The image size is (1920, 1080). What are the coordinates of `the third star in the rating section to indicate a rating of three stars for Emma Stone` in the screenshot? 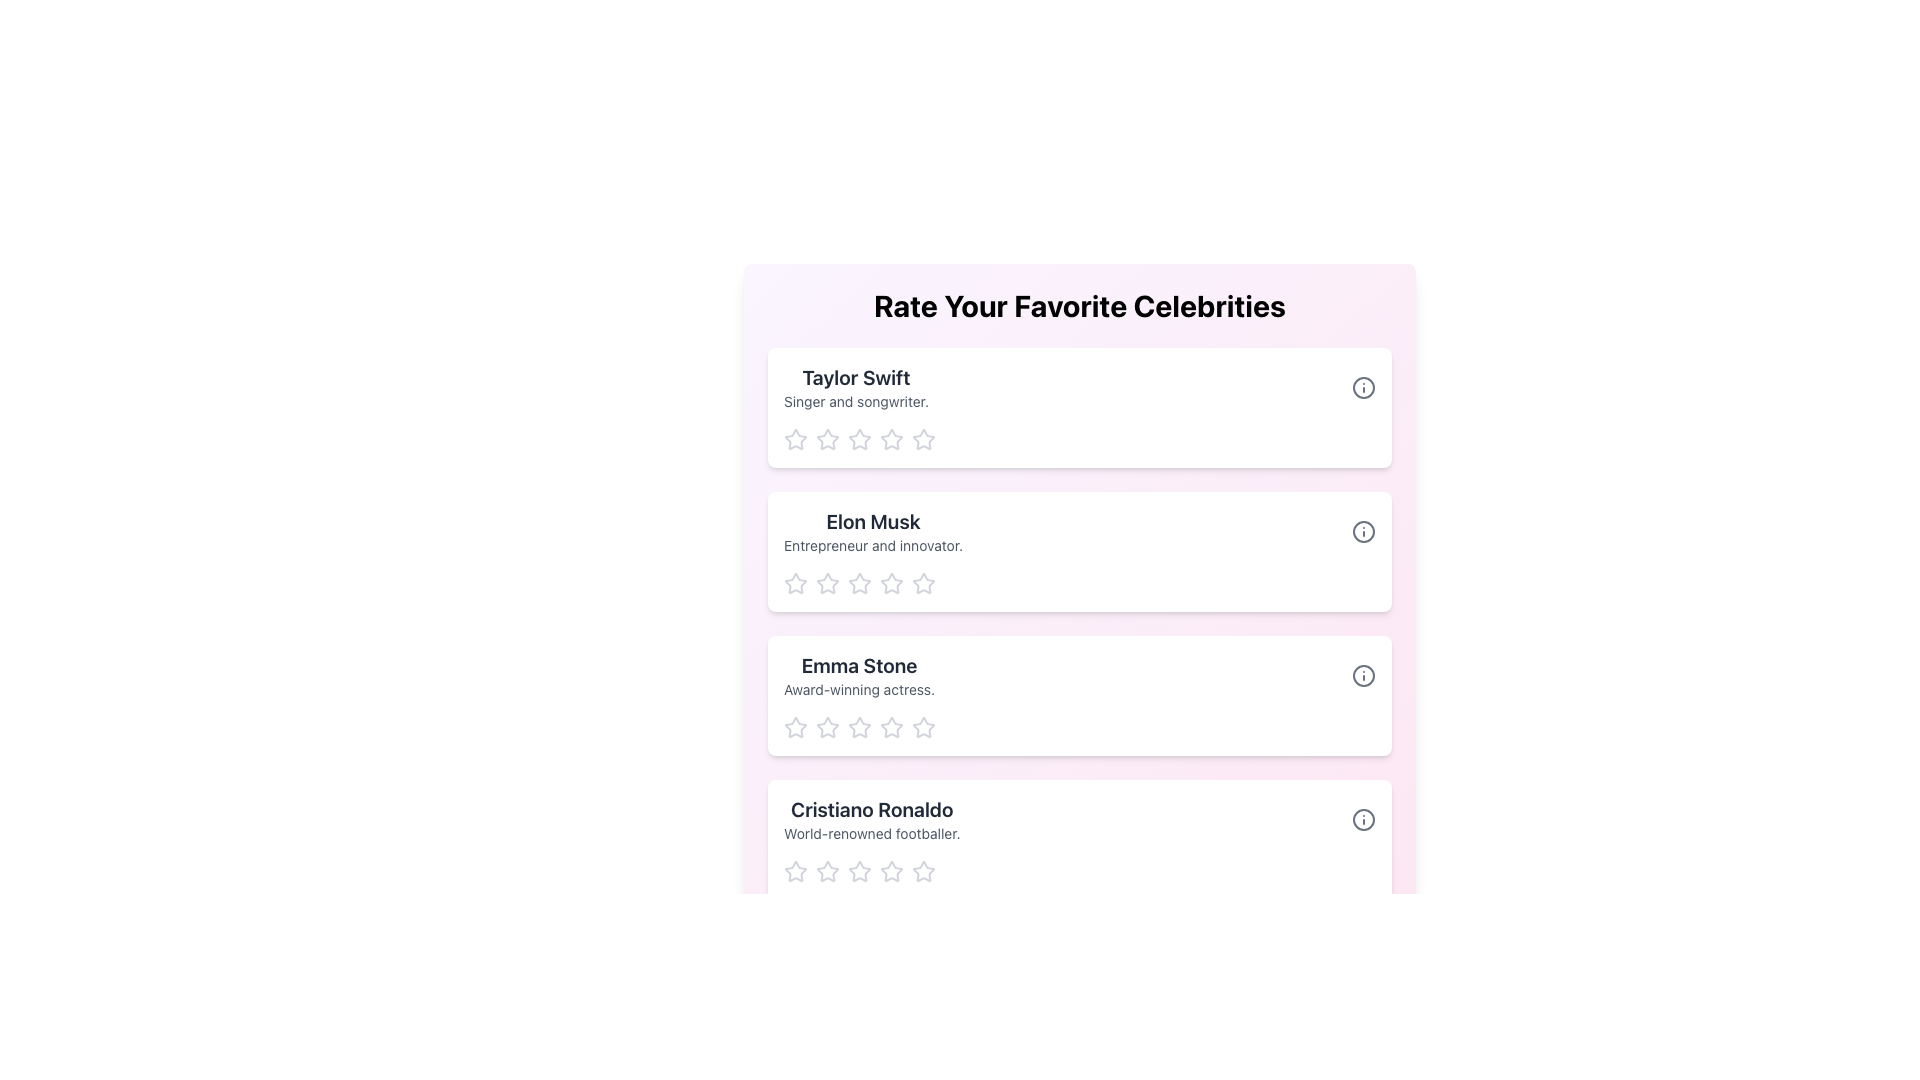 It's located at (890, 726).